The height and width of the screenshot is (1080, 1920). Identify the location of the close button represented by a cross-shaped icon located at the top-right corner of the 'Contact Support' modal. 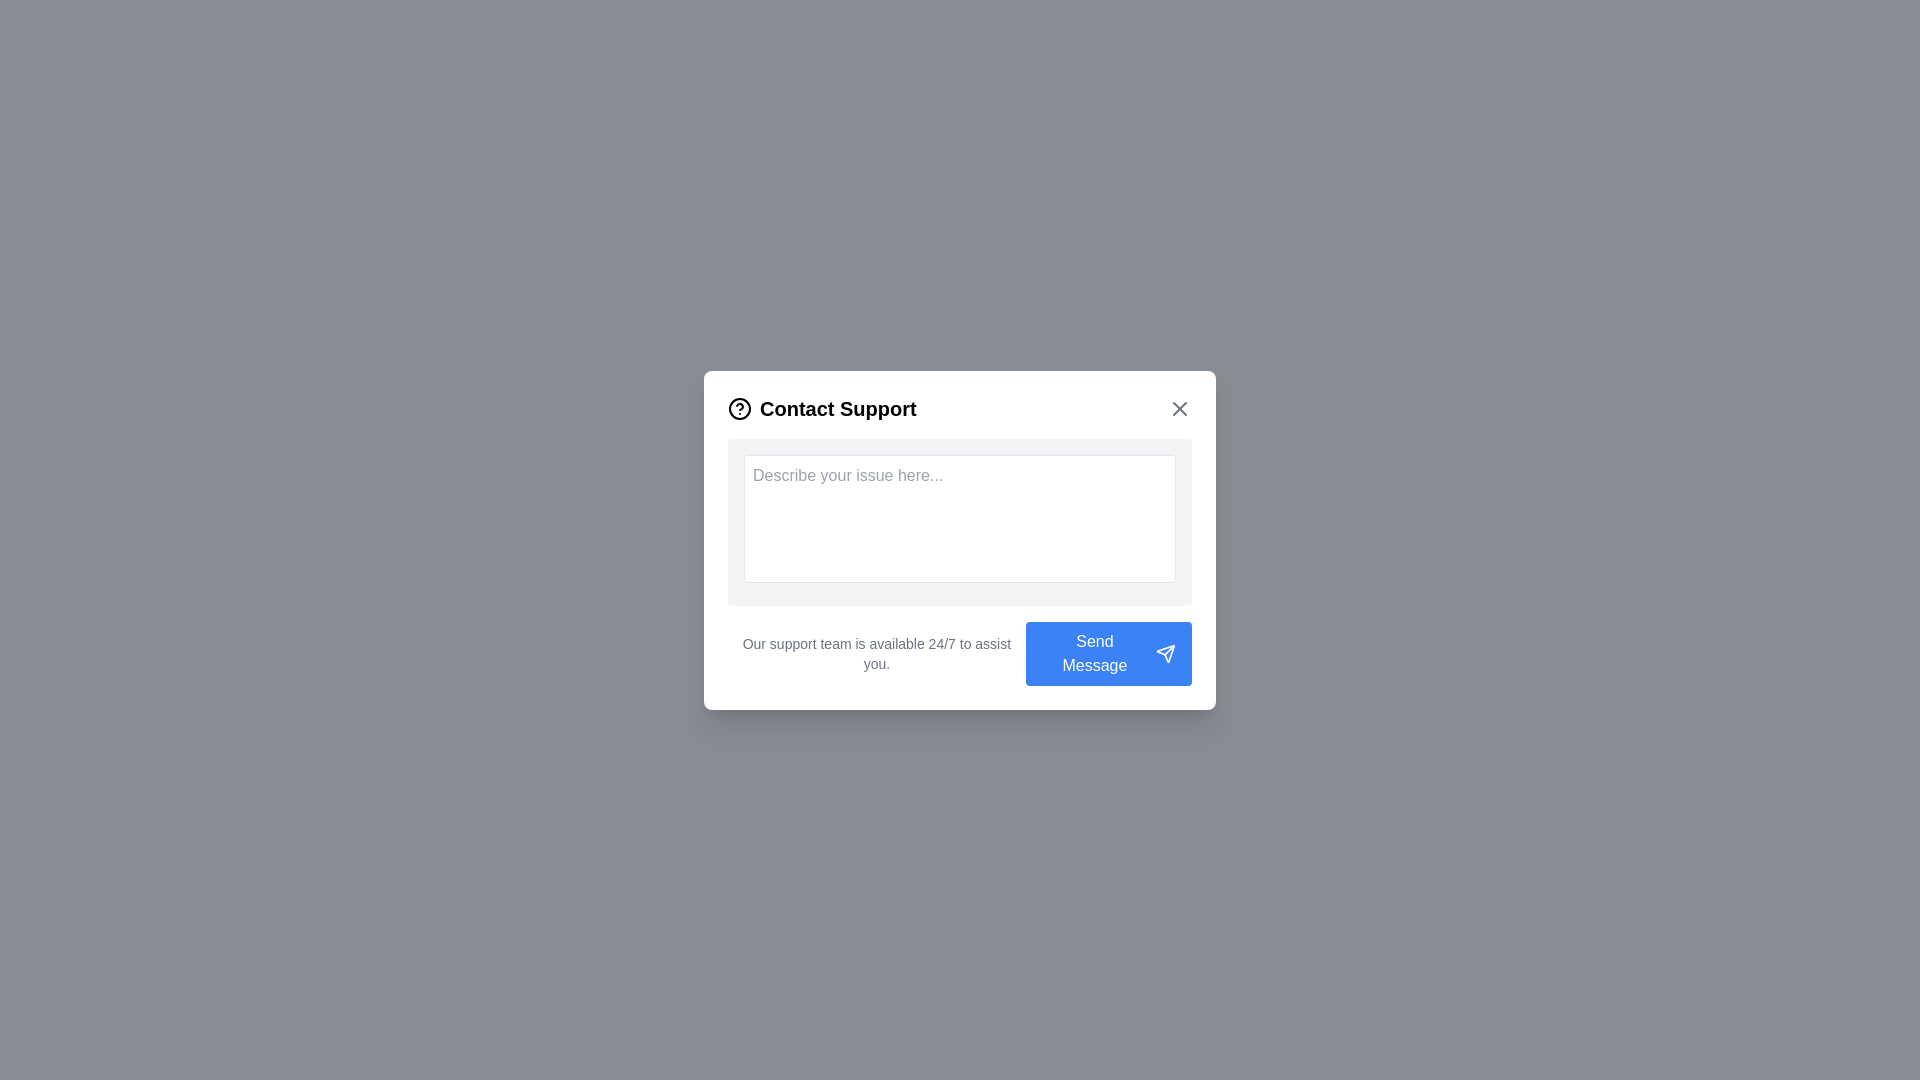
(1180, 407).